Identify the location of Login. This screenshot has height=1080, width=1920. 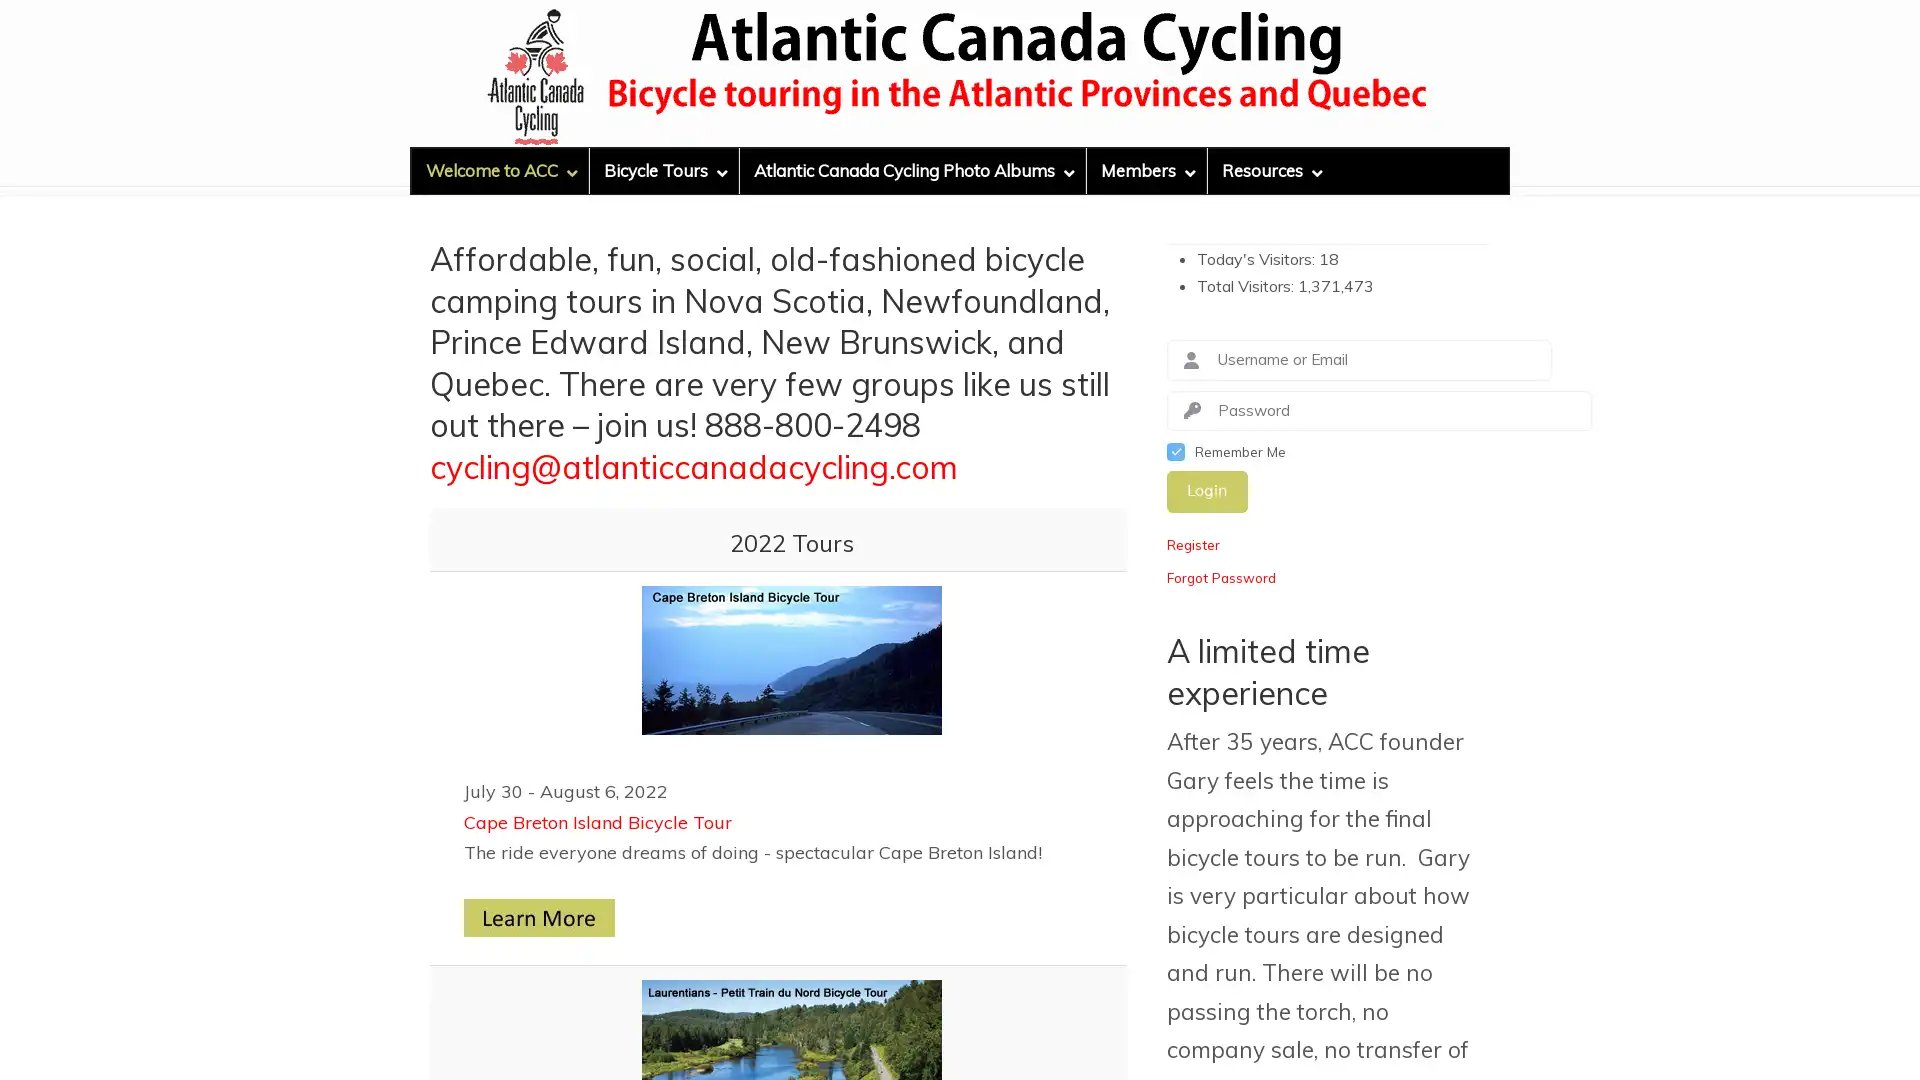
(1206, 491).